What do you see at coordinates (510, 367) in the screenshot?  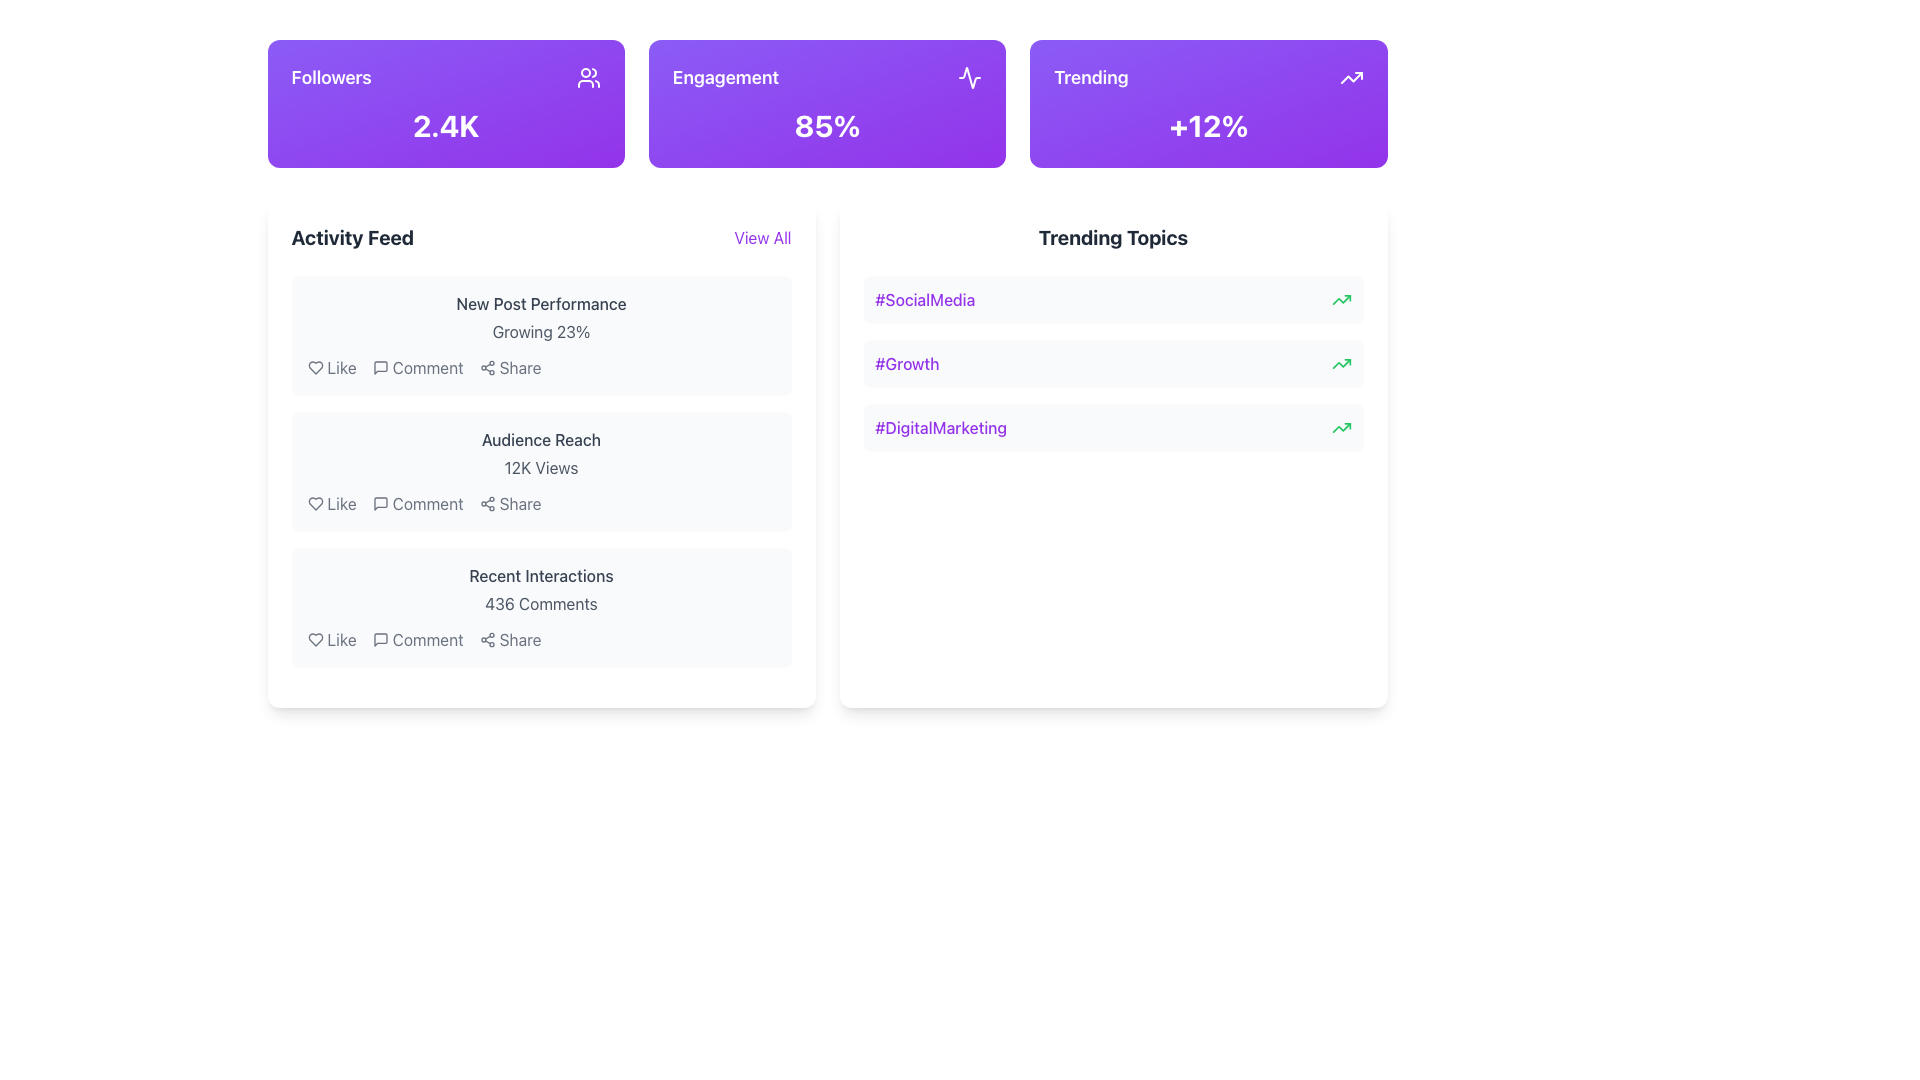 I see `the share button with icon and label, which is the third button in the row` at bounding box center [510, 367].